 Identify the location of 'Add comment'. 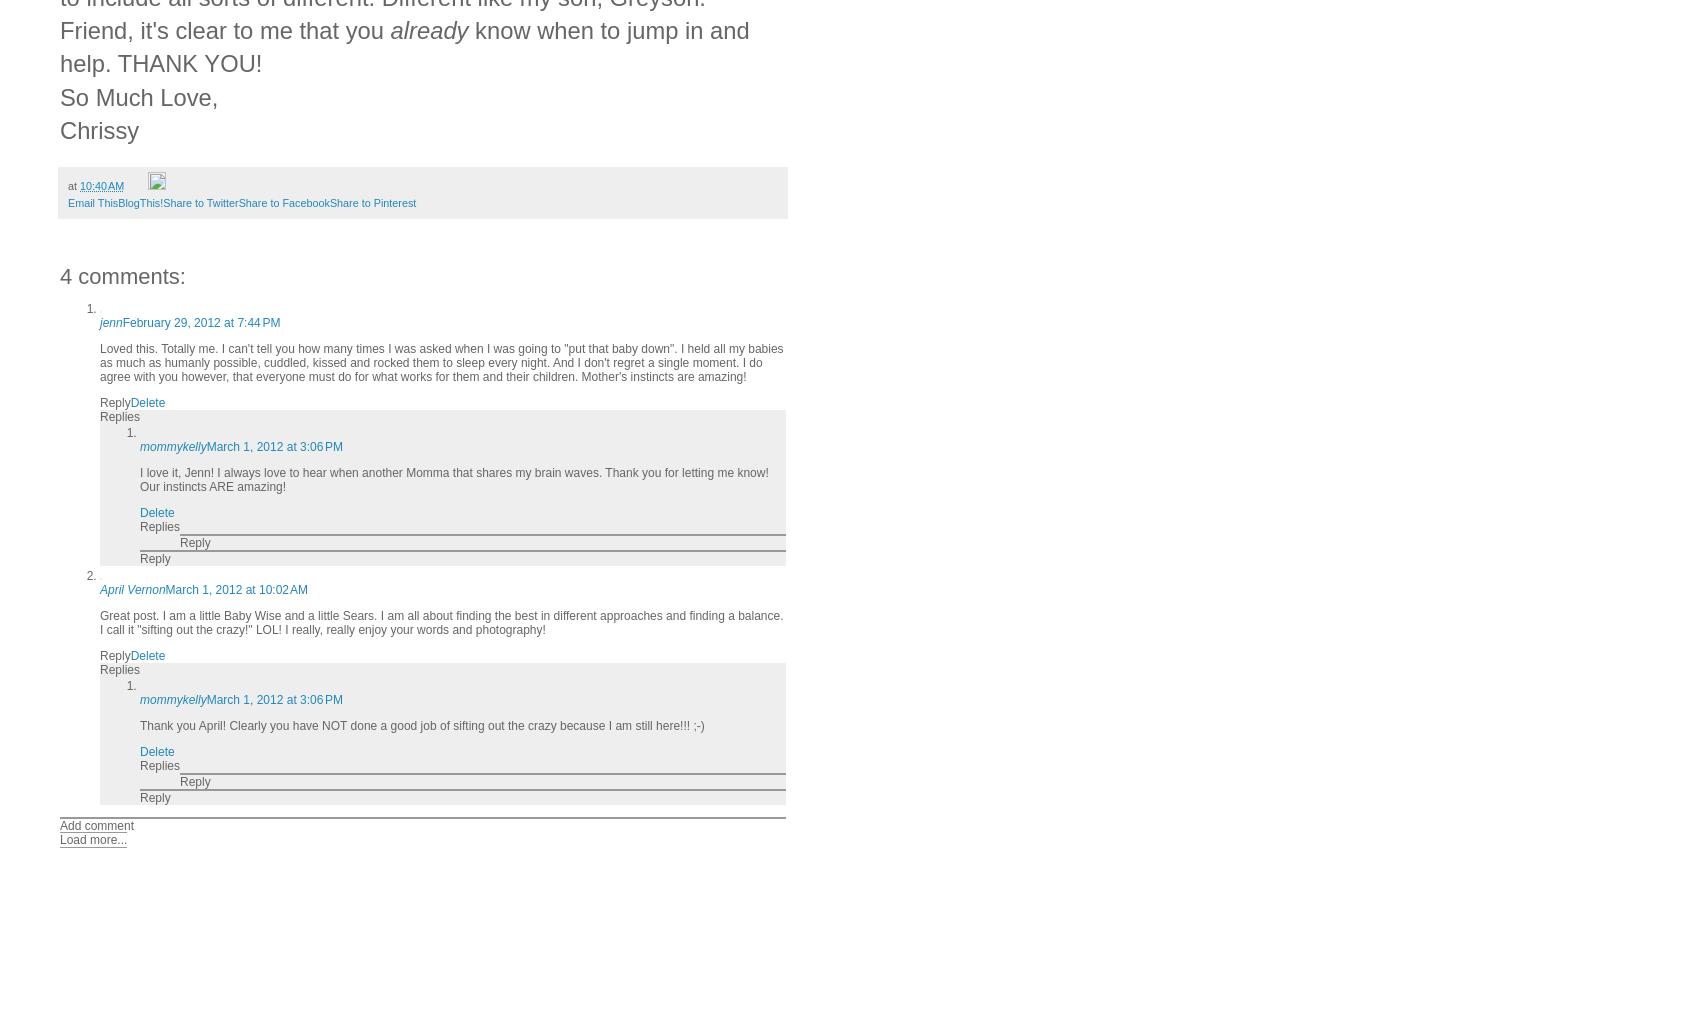
(96, 824).